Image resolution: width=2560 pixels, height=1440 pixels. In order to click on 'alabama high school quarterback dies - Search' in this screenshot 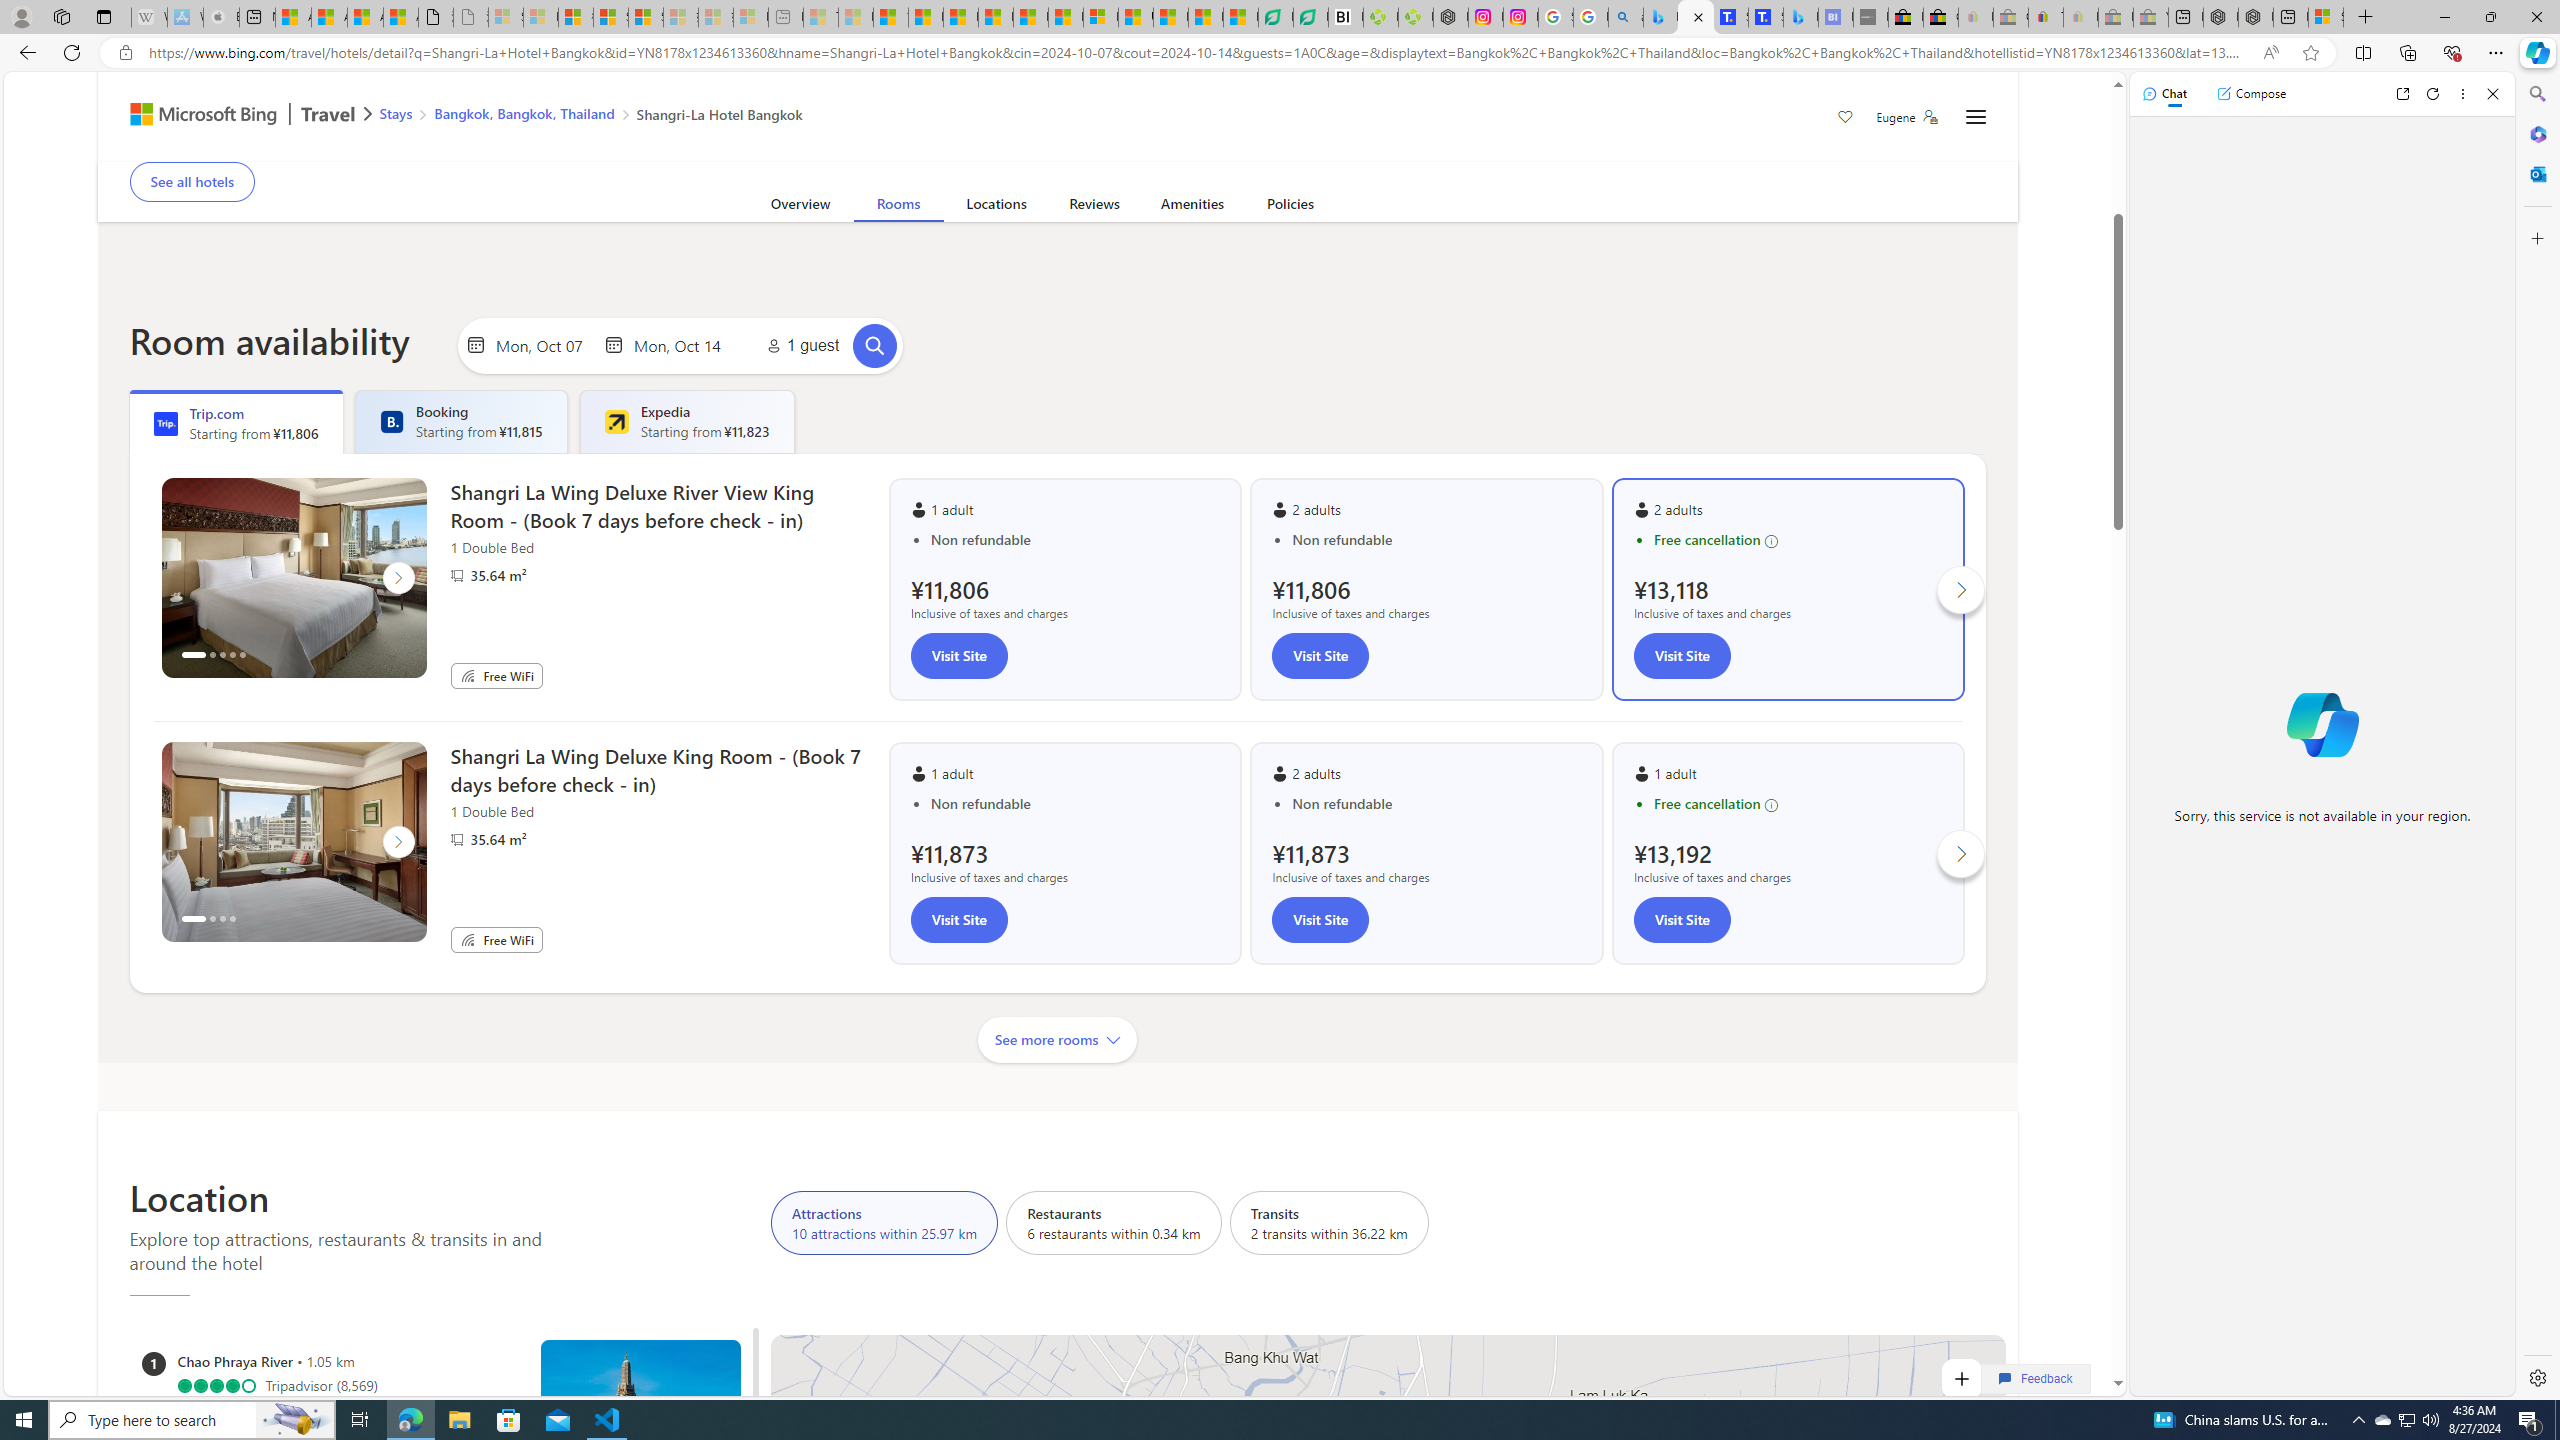, I will do `click(1625, 16)`.